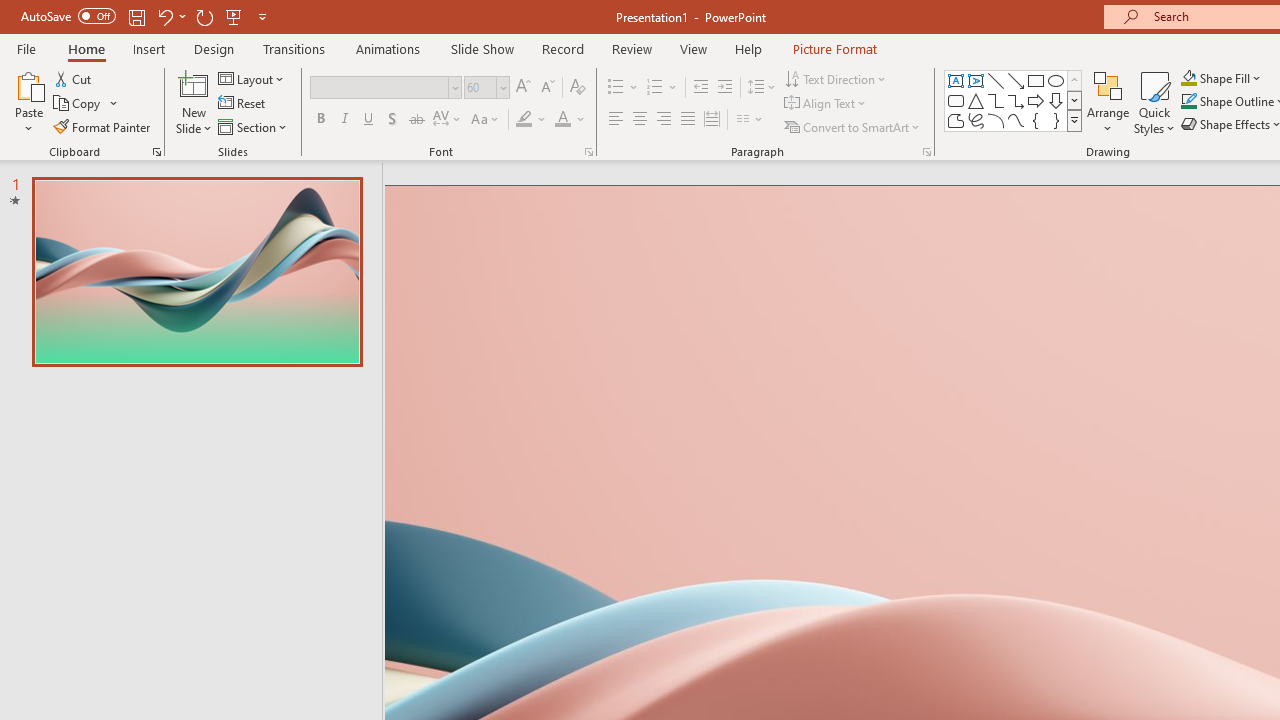 This screenshot has height=720, width=1280. I want to click on 'Picture Format', so click(835, 48).